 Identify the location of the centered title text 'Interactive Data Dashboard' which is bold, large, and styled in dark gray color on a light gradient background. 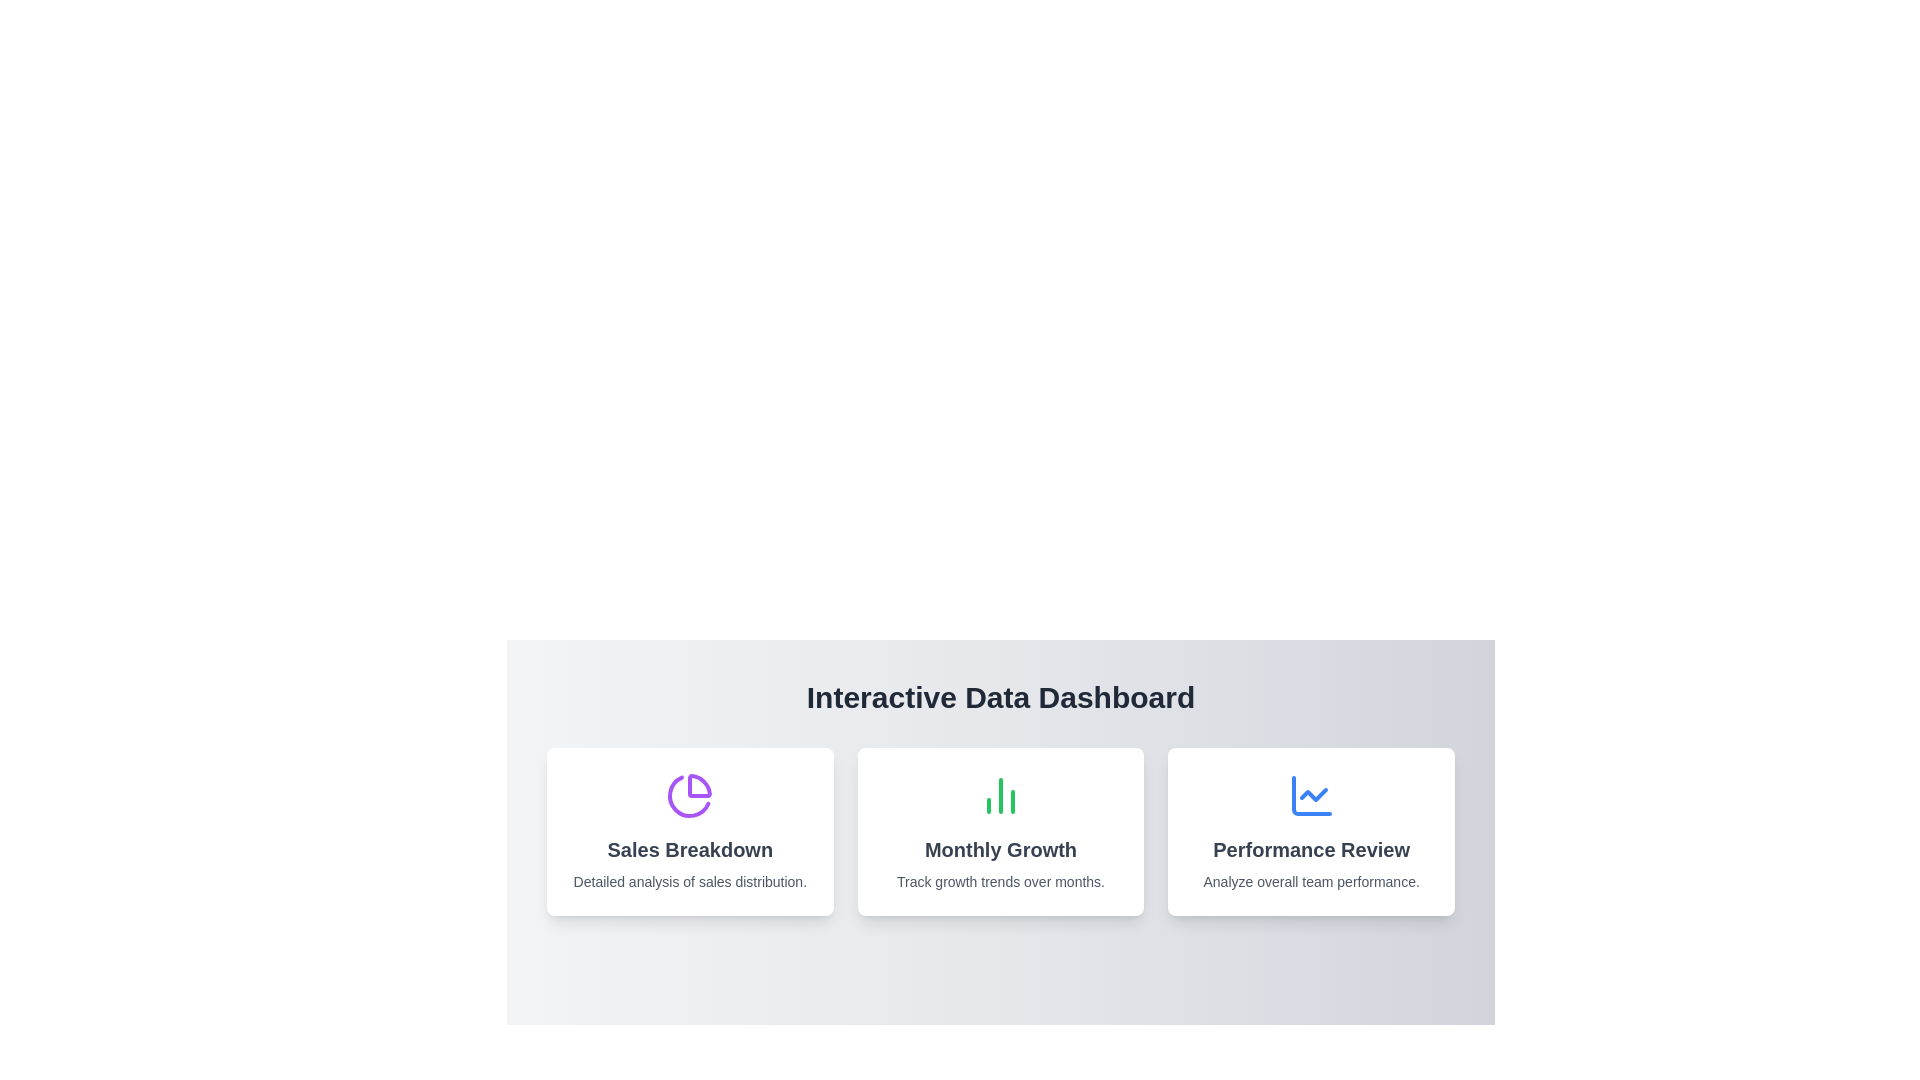
(1001, 697).